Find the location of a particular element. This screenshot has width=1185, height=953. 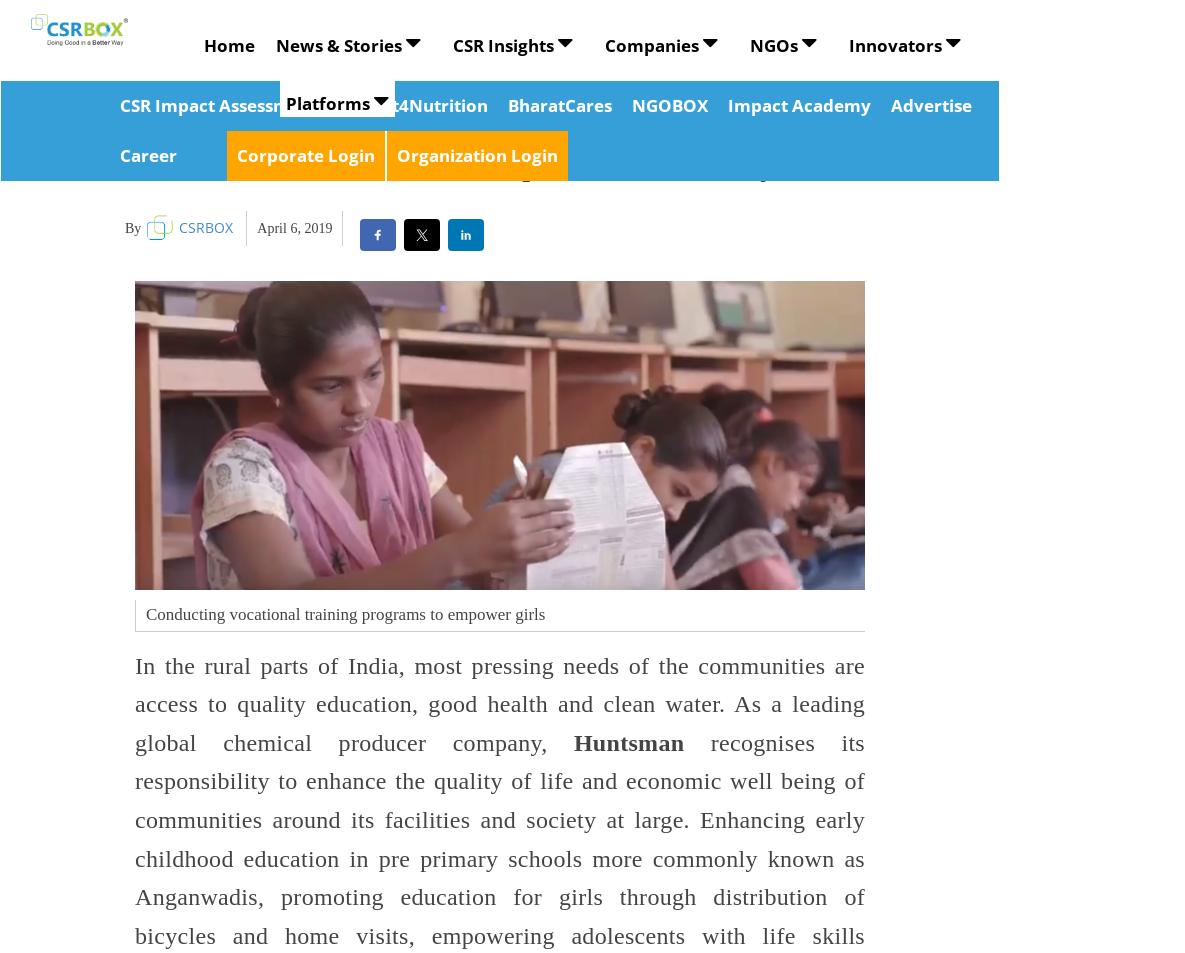

'Career' is located at coordinates (118, 154).